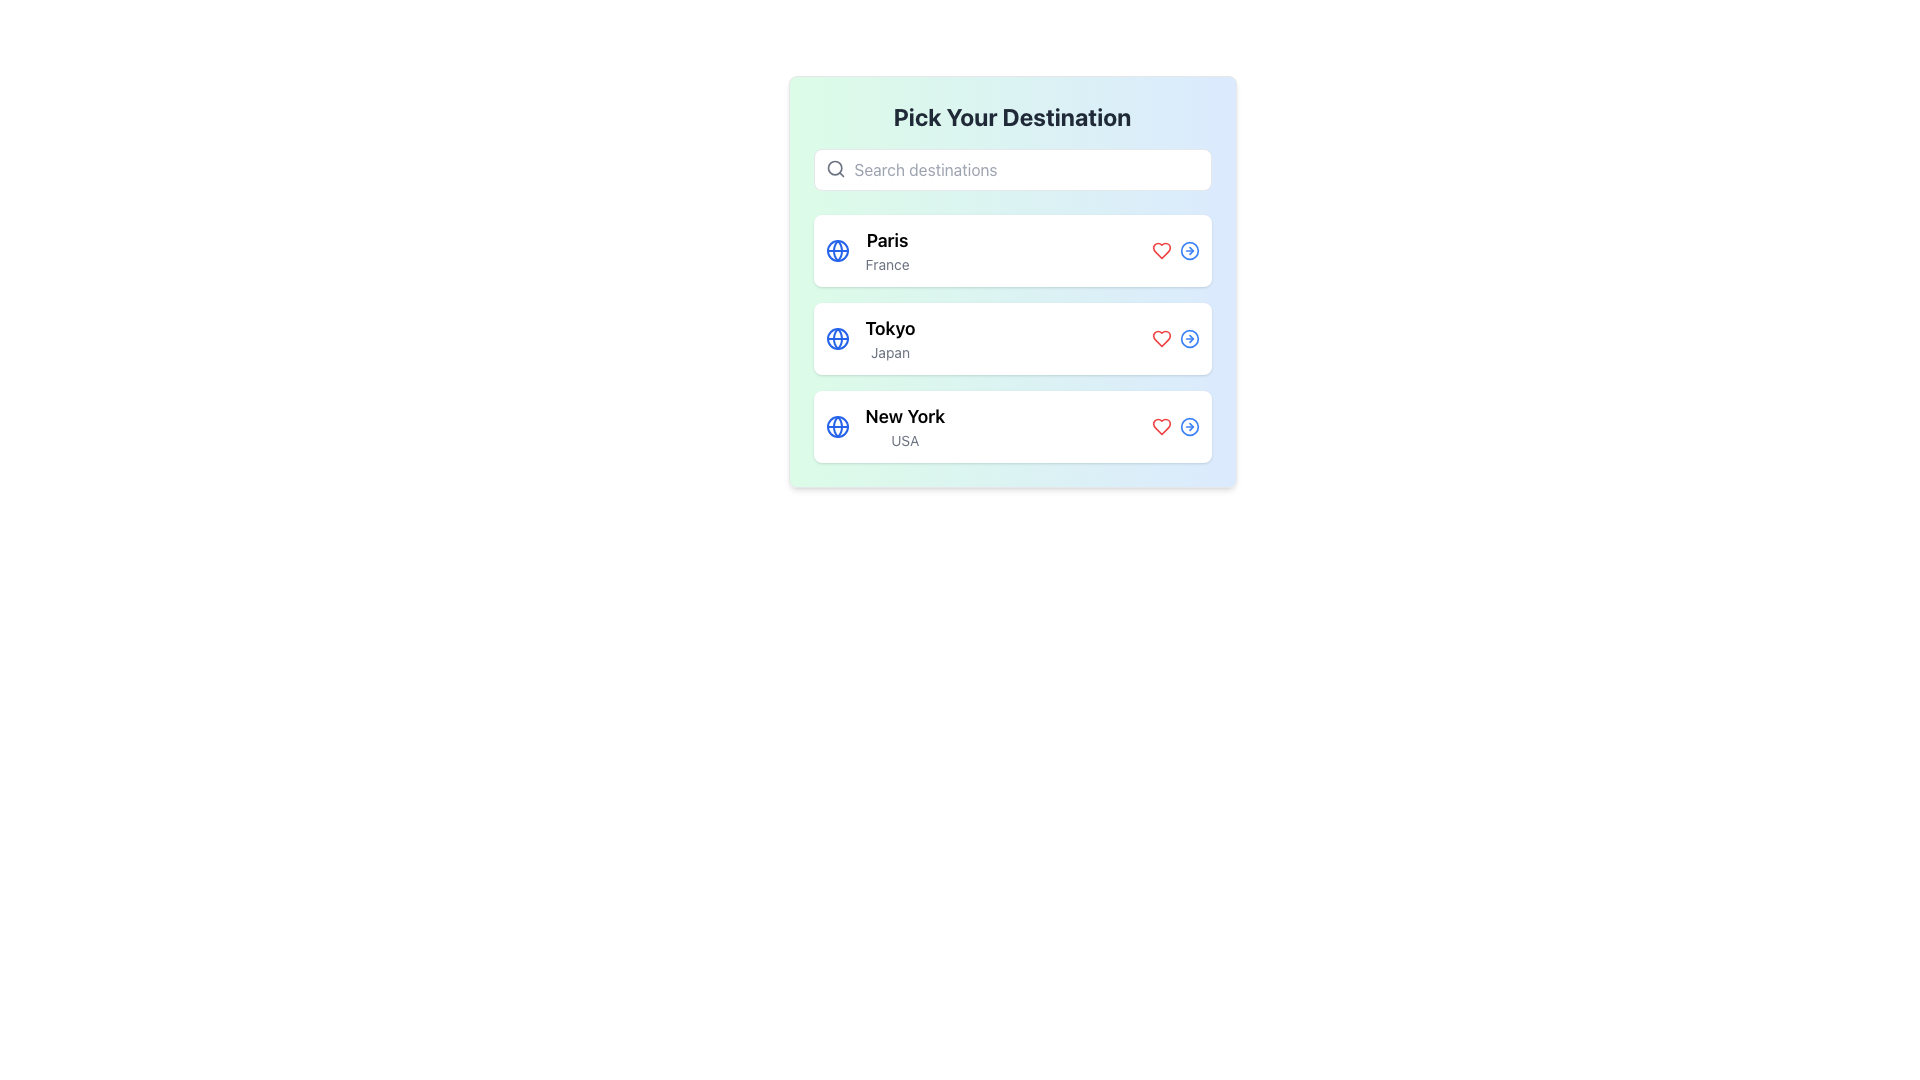 This screenshot has width=1920, height=1080. Describe the element at coordinates (1161, 426) in the screenshot. I see `the heart icon located in the rightmost section of the third row of destinations to mark or unmark 'New York' as a favorite` at that location.